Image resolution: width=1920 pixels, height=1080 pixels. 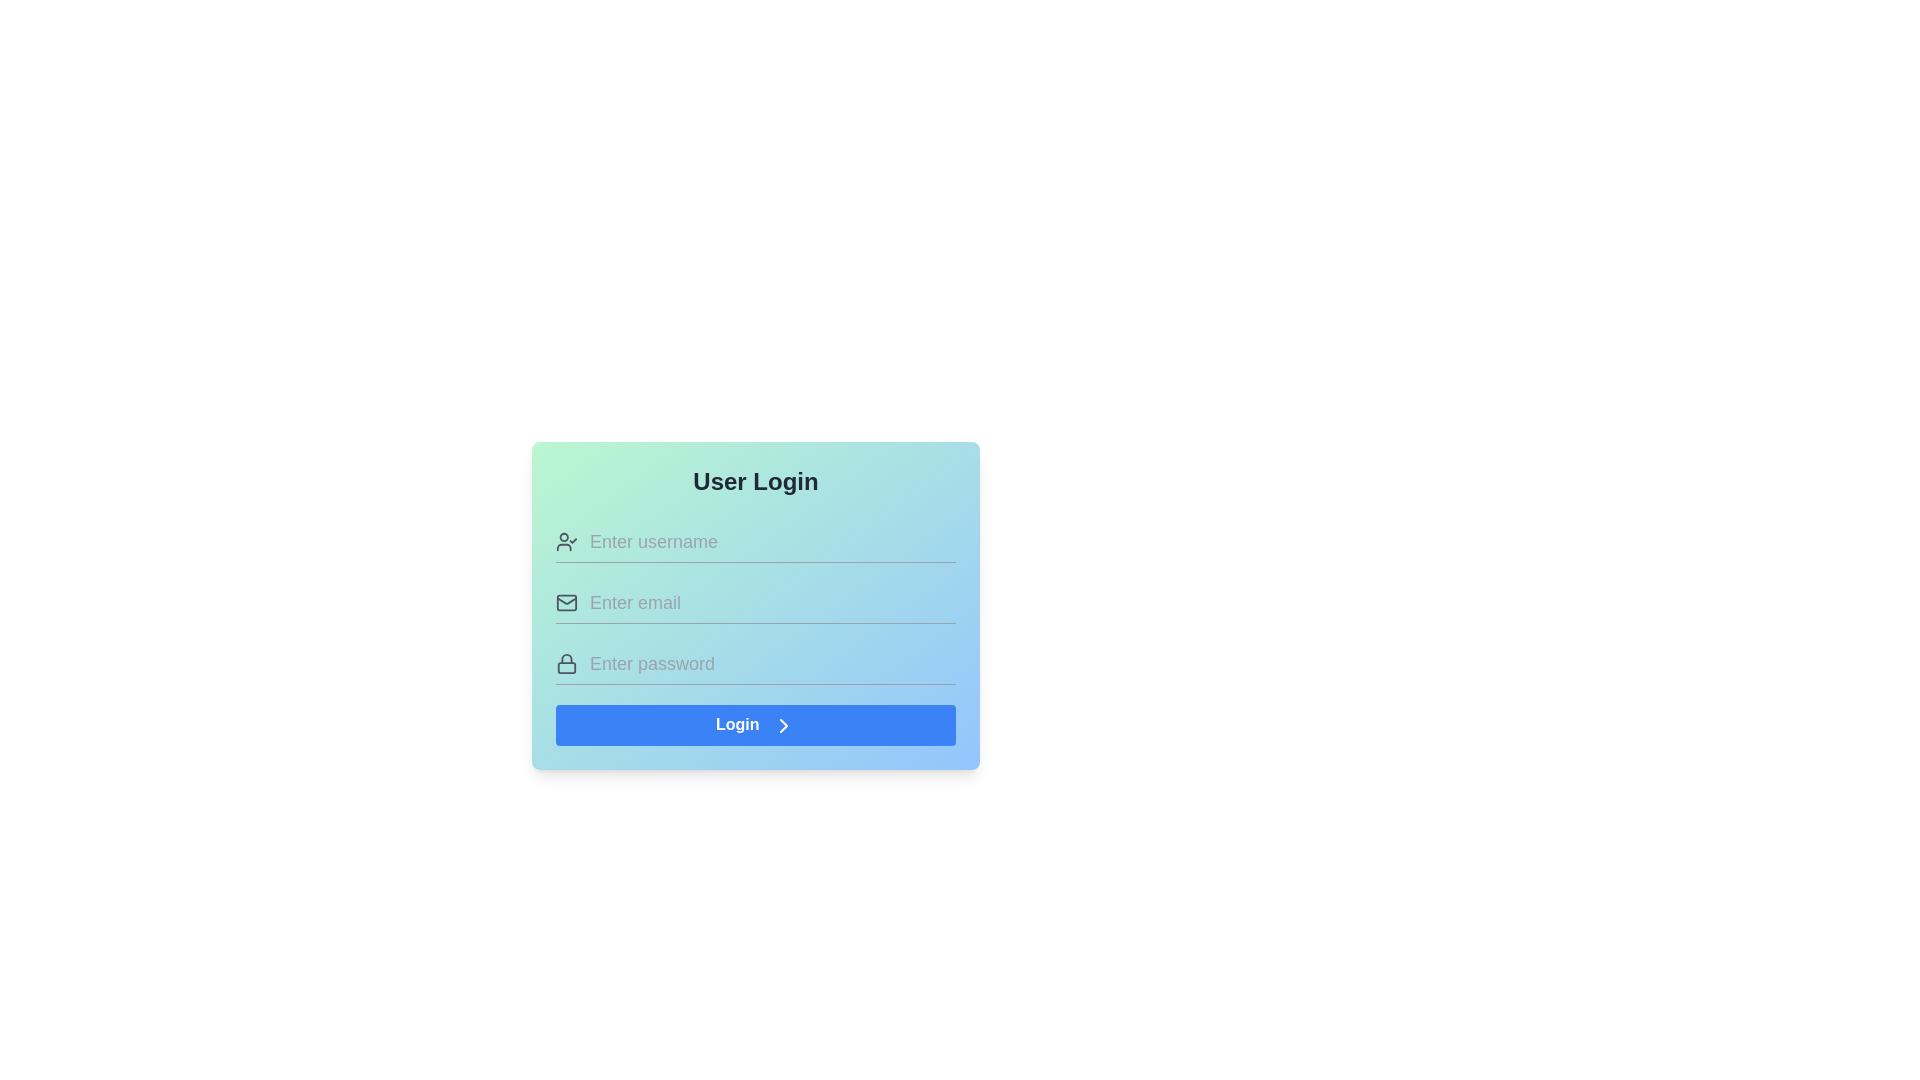 I want to click on the rightward-pointing chevron SVG graphic located next to the 'Login' button, so click(x=782, y=725).